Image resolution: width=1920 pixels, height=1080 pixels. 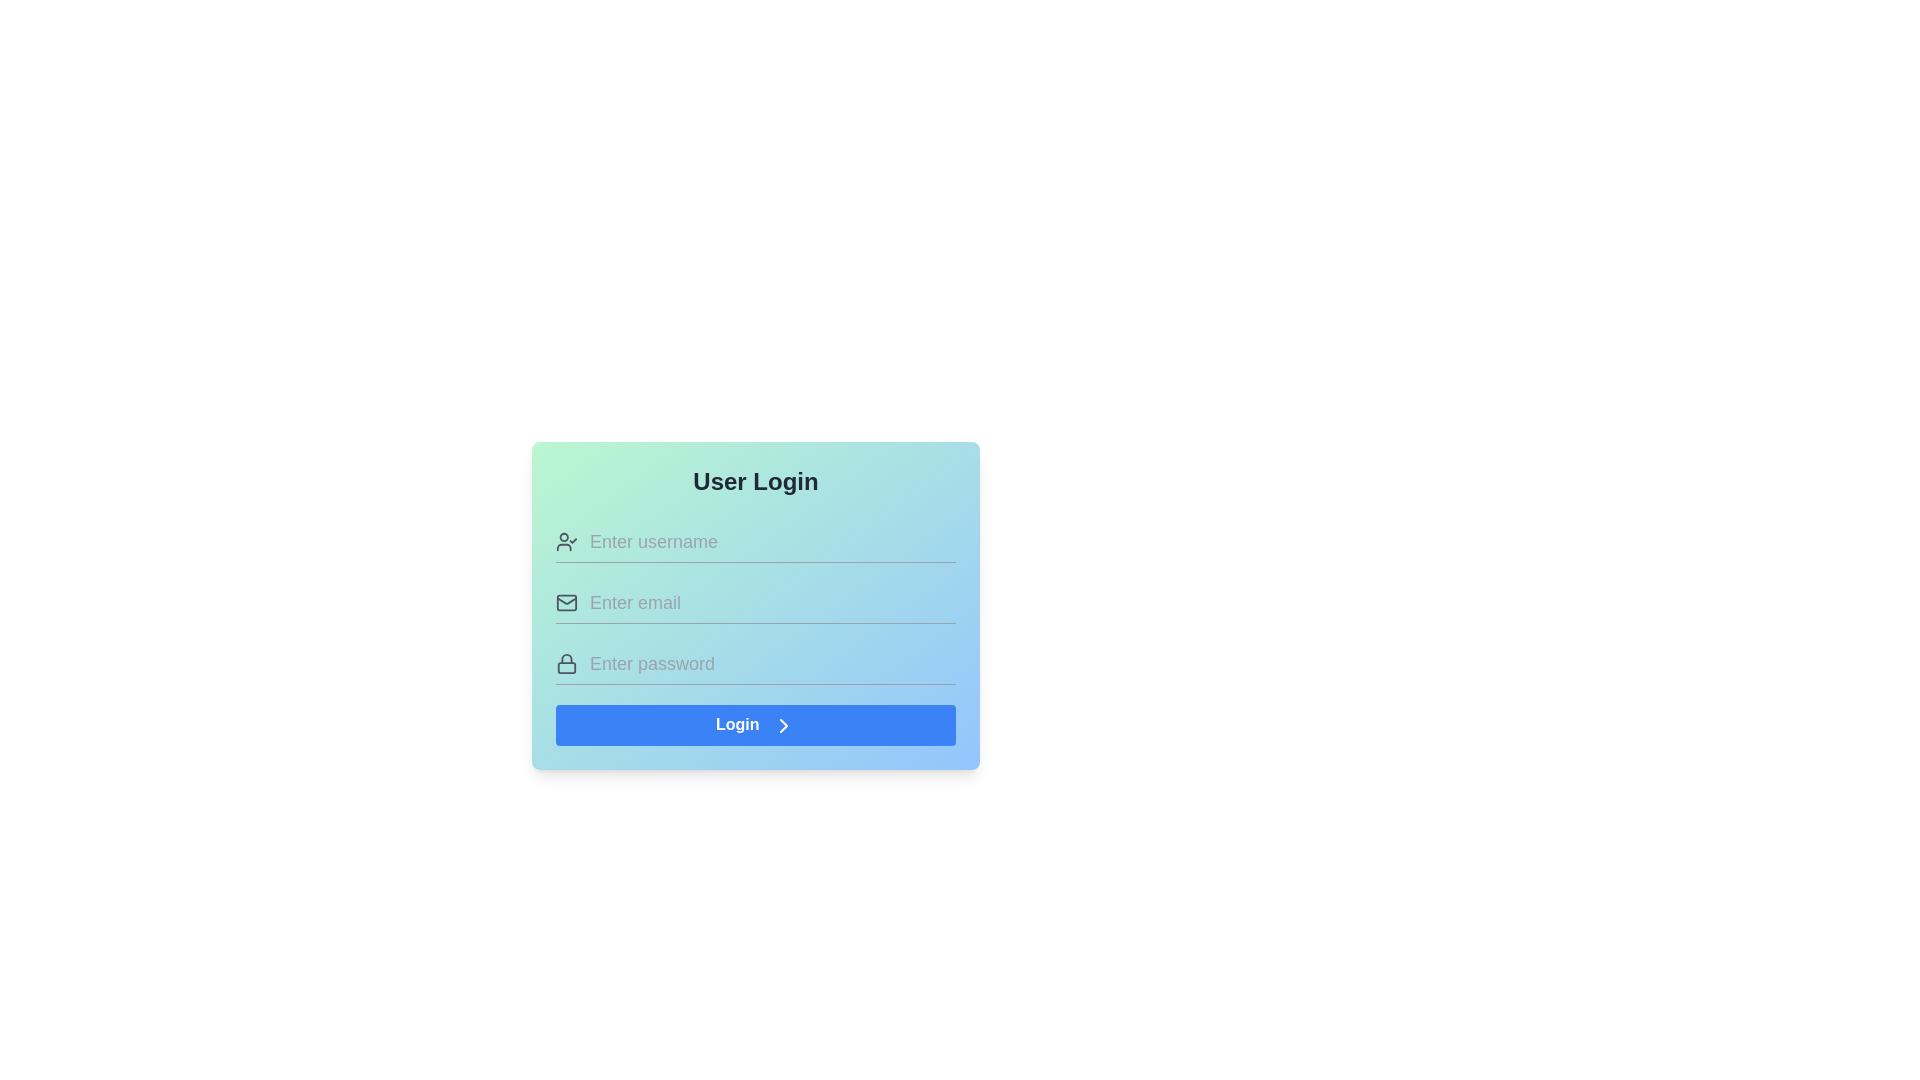 I want to click on the rightward-pointing chevron SVG graphic located next to the 'Login' button, so click(x=782, y=725).